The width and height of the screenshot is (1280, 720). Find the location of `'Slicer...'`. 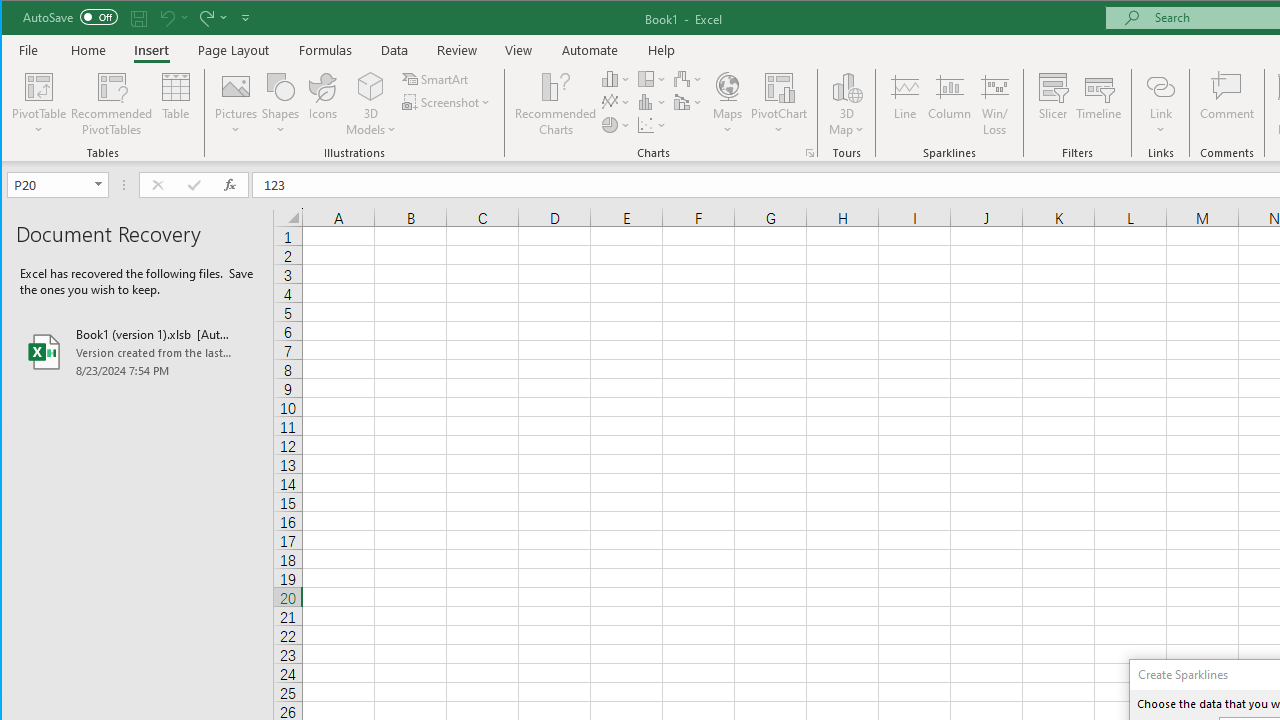

'Slicer...' is located at coordinates (1051, 104).